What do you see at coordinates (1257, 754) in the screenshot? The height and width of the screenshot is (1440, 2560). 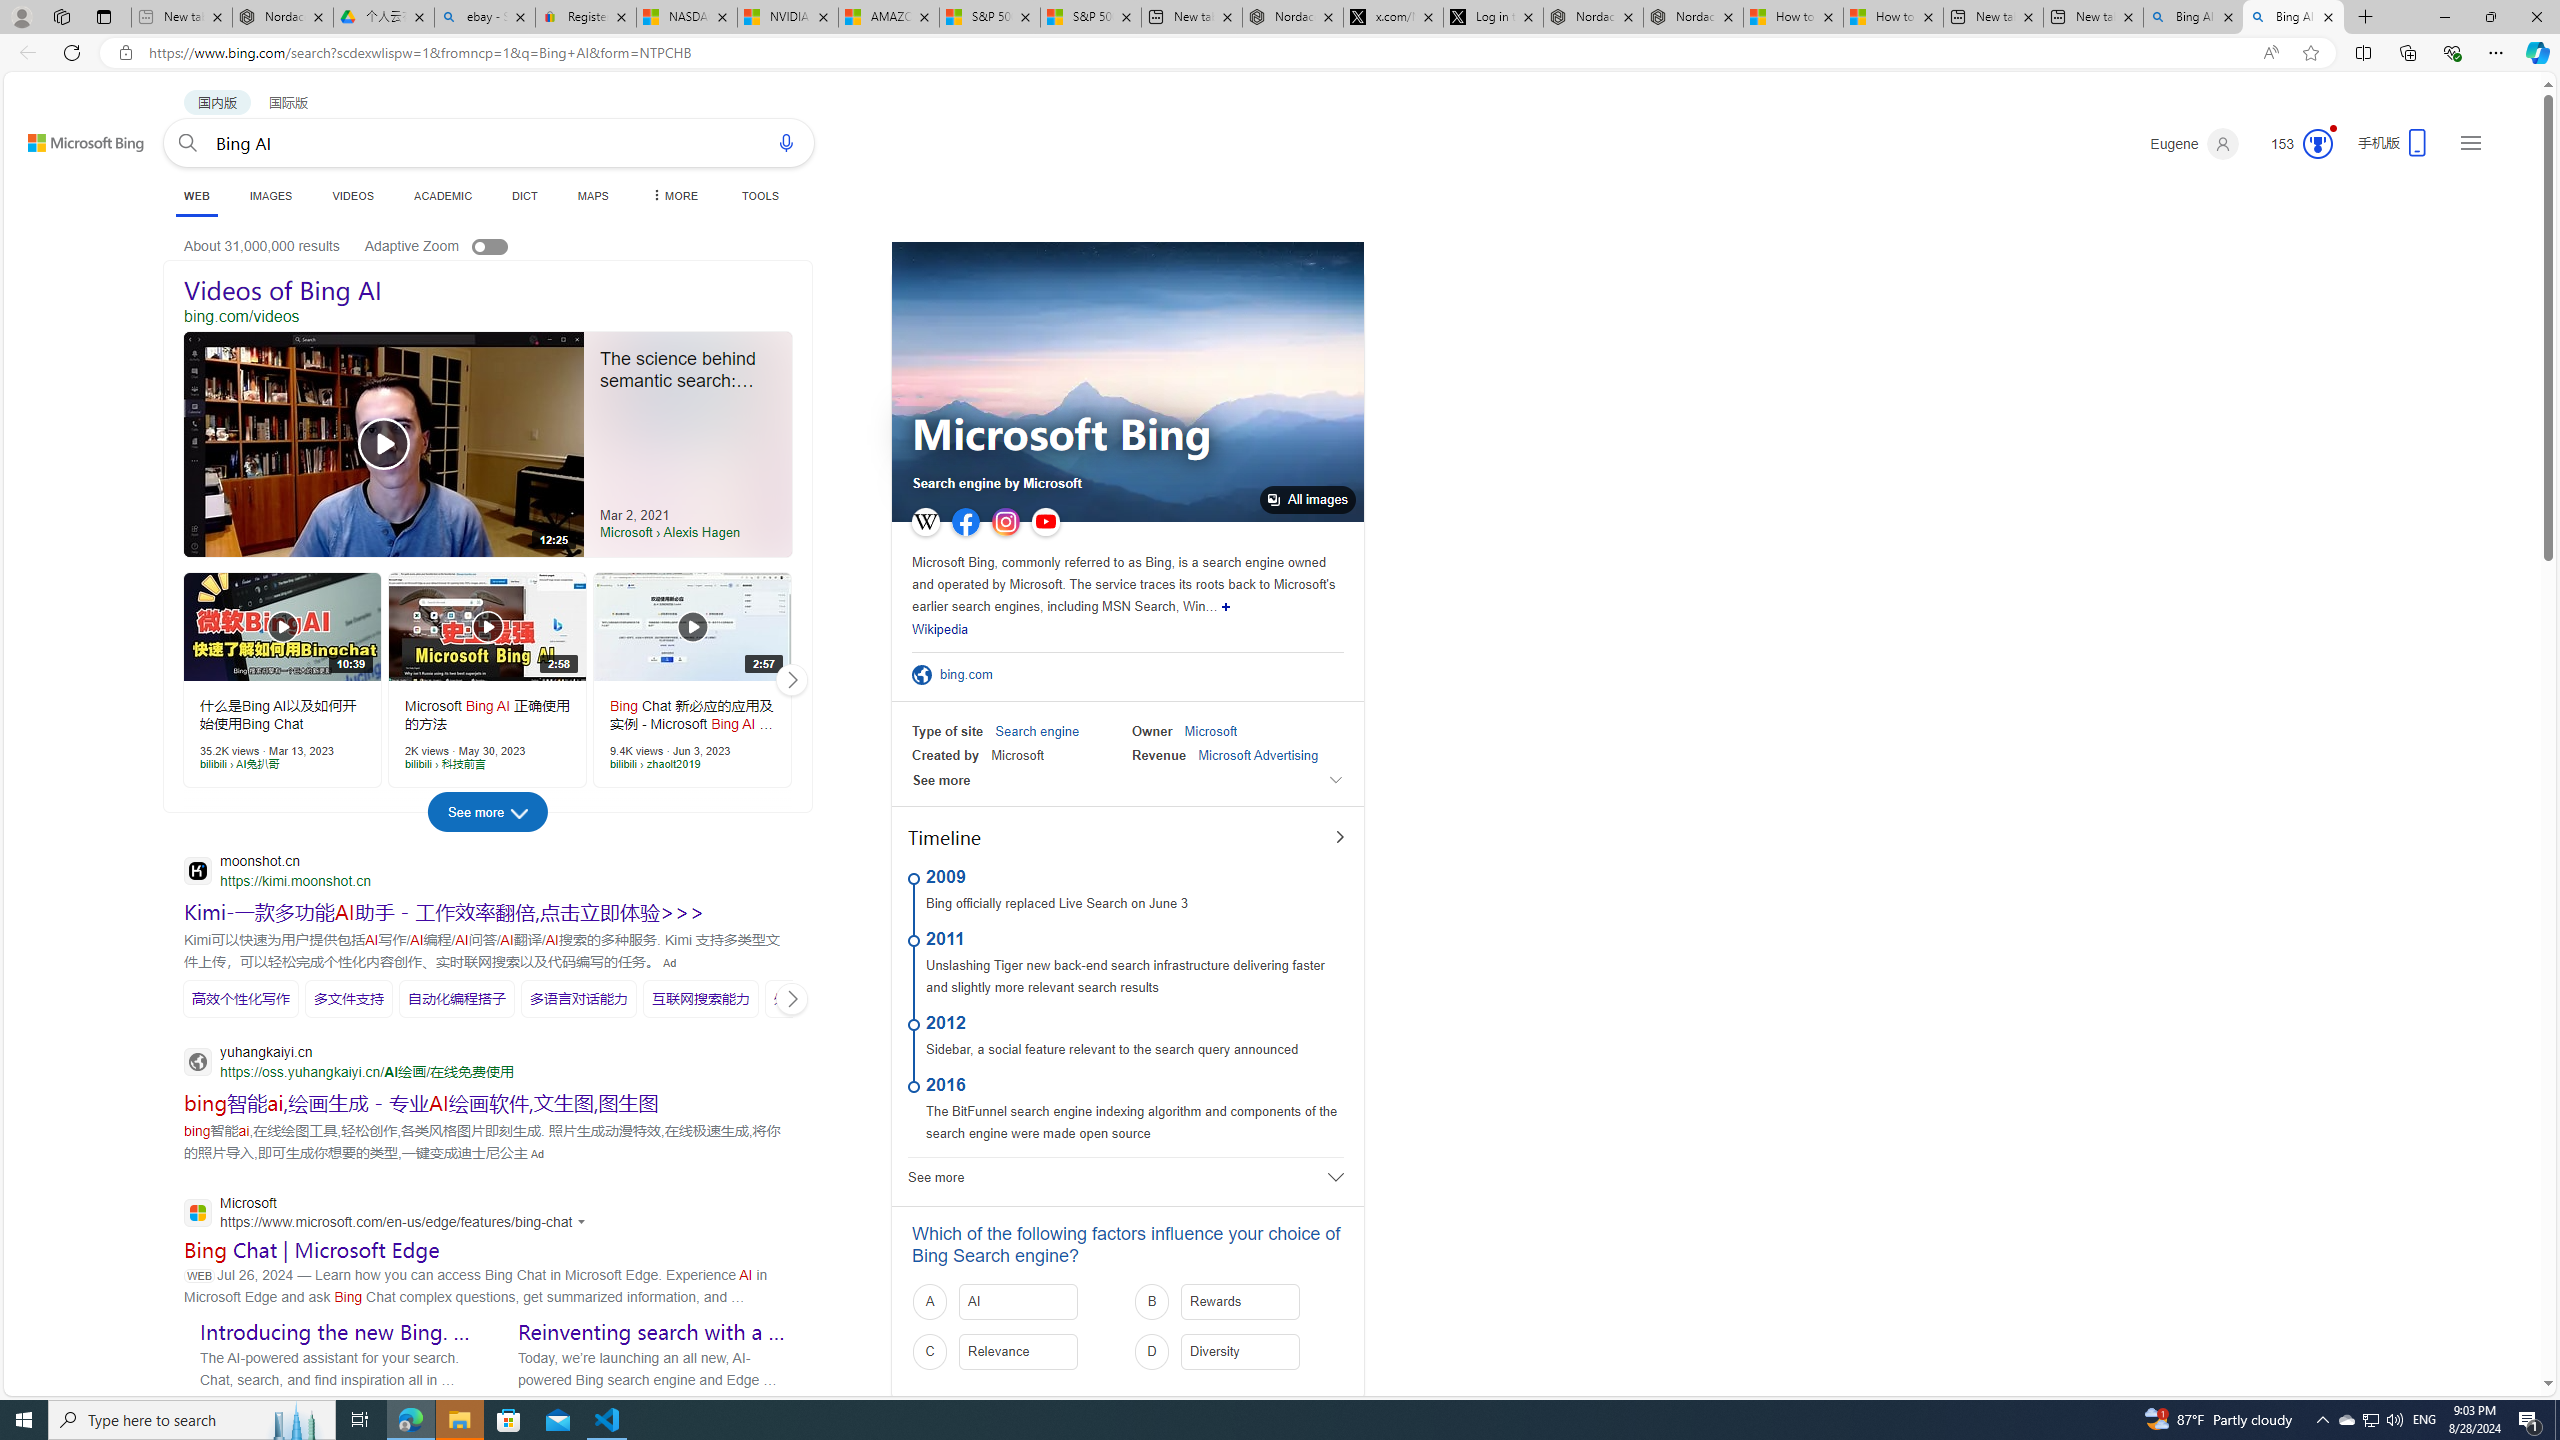 I see `'Microsoft Advertising'` at bounding box center [1257, 754].